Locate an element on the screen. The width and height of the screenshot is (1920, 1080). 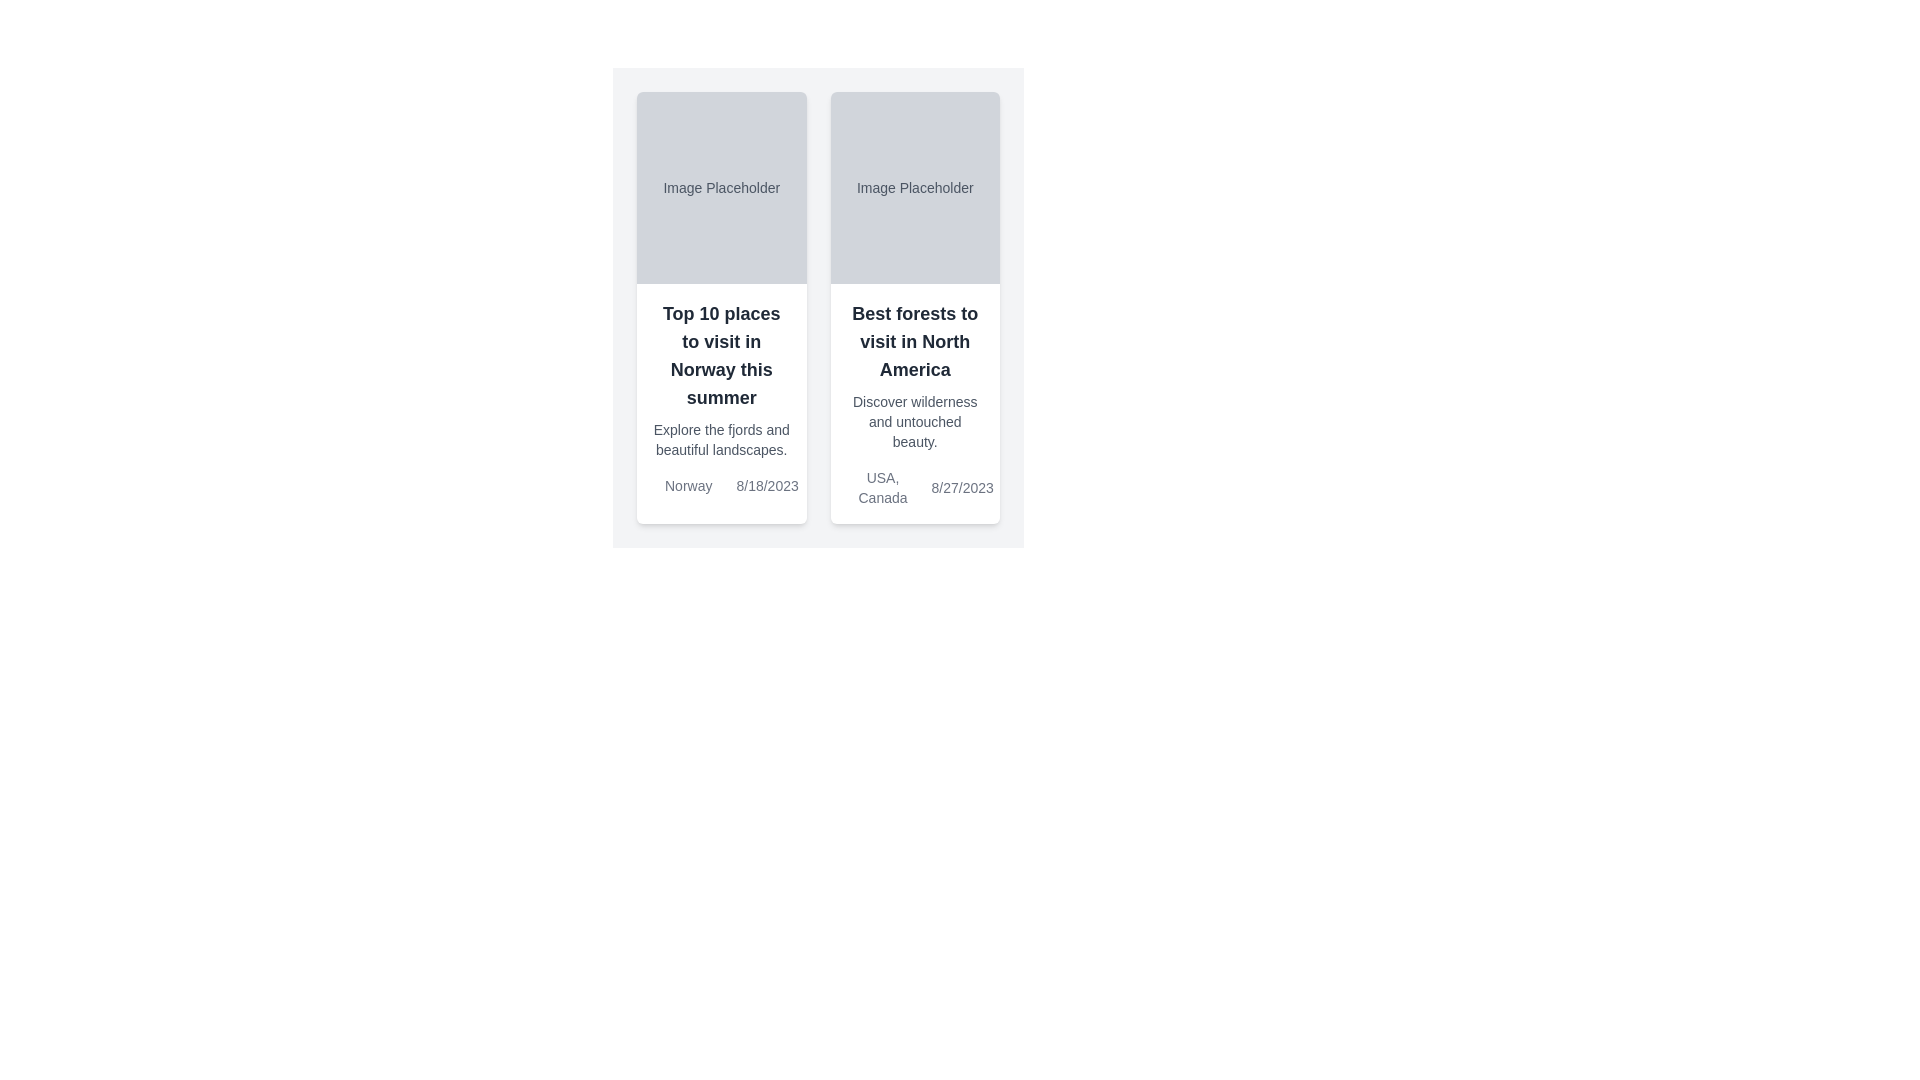
the text label displaying 'USA, Canada' in grey color, located under the rightmost card labeled 'Best forests to visit in North America', to the left of the date component '8/27/2023' is located at coordinates (882, 488).